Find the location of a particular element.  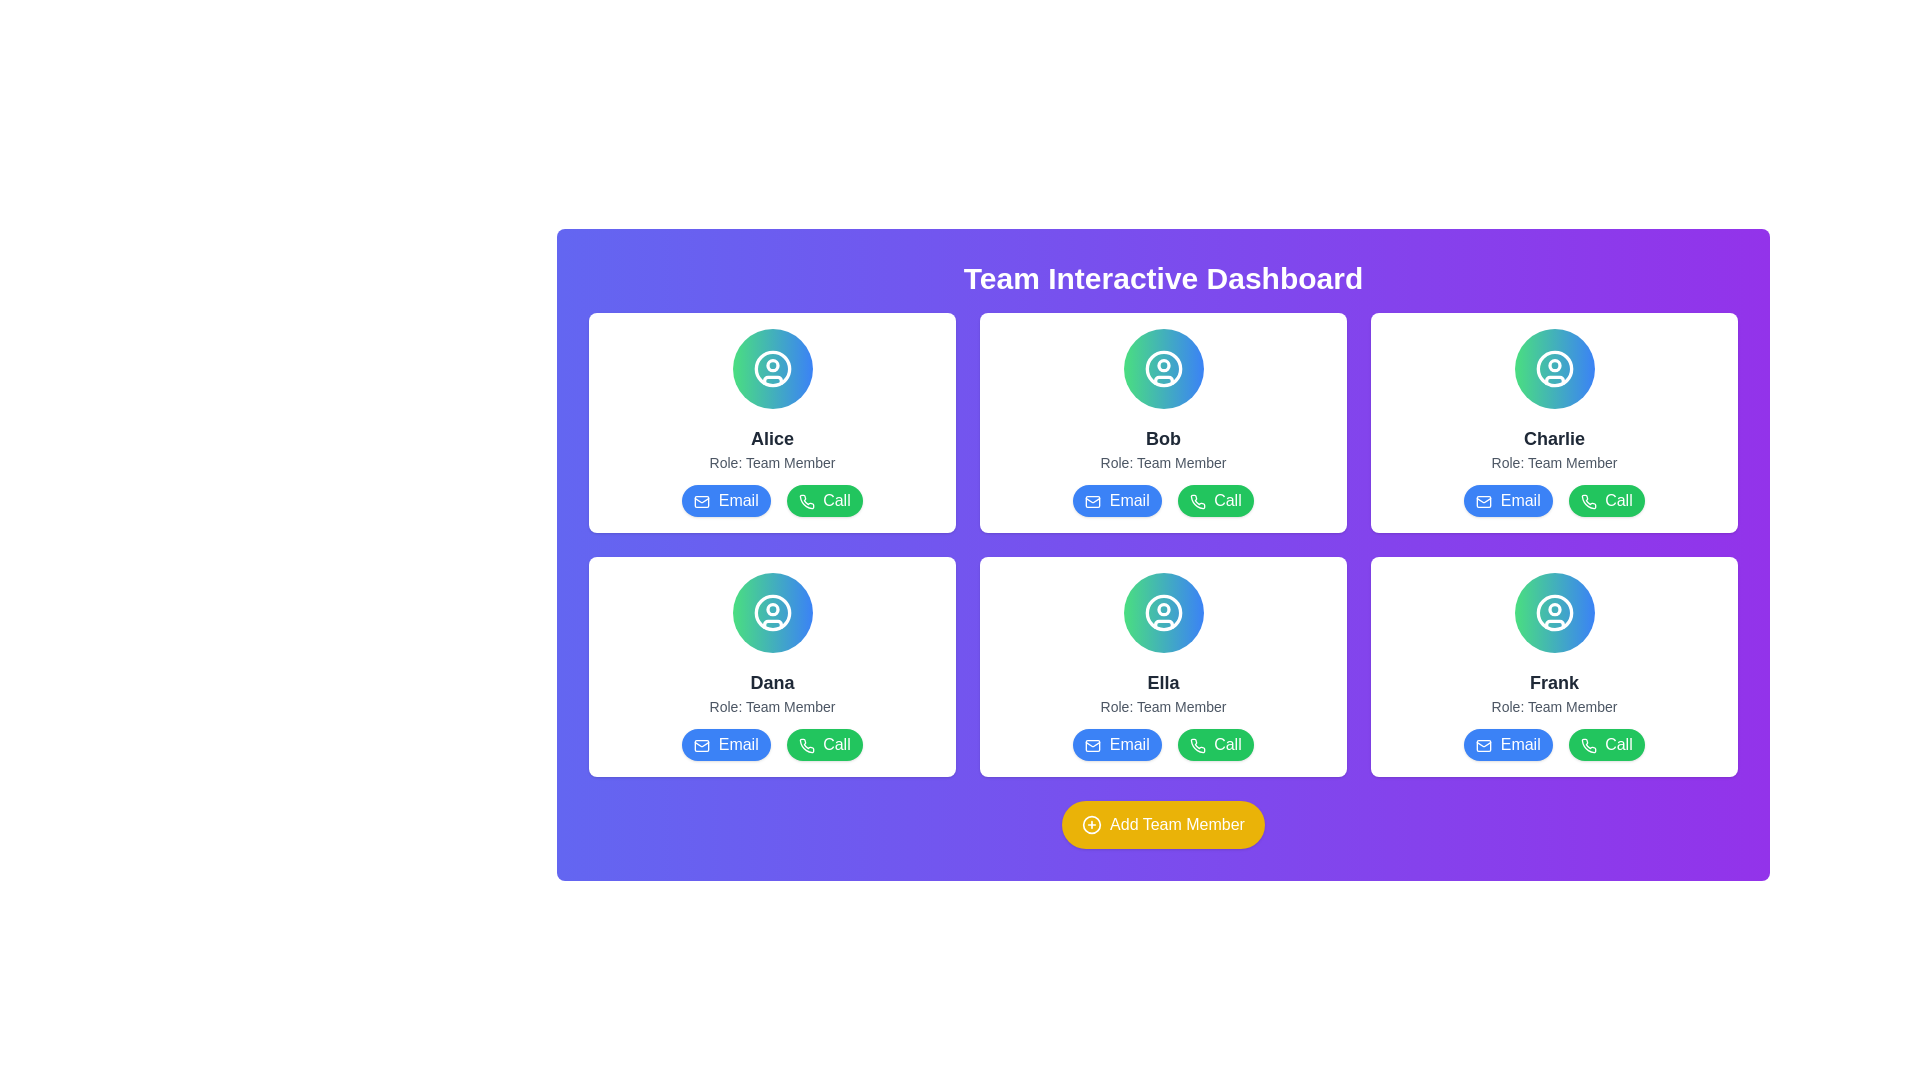

the text label displaying the name 'Frank', which is styled prominently in bold and large font, located in the middle of the card above the 'Role: Team Member' label is located at coordinates (1553, 681).